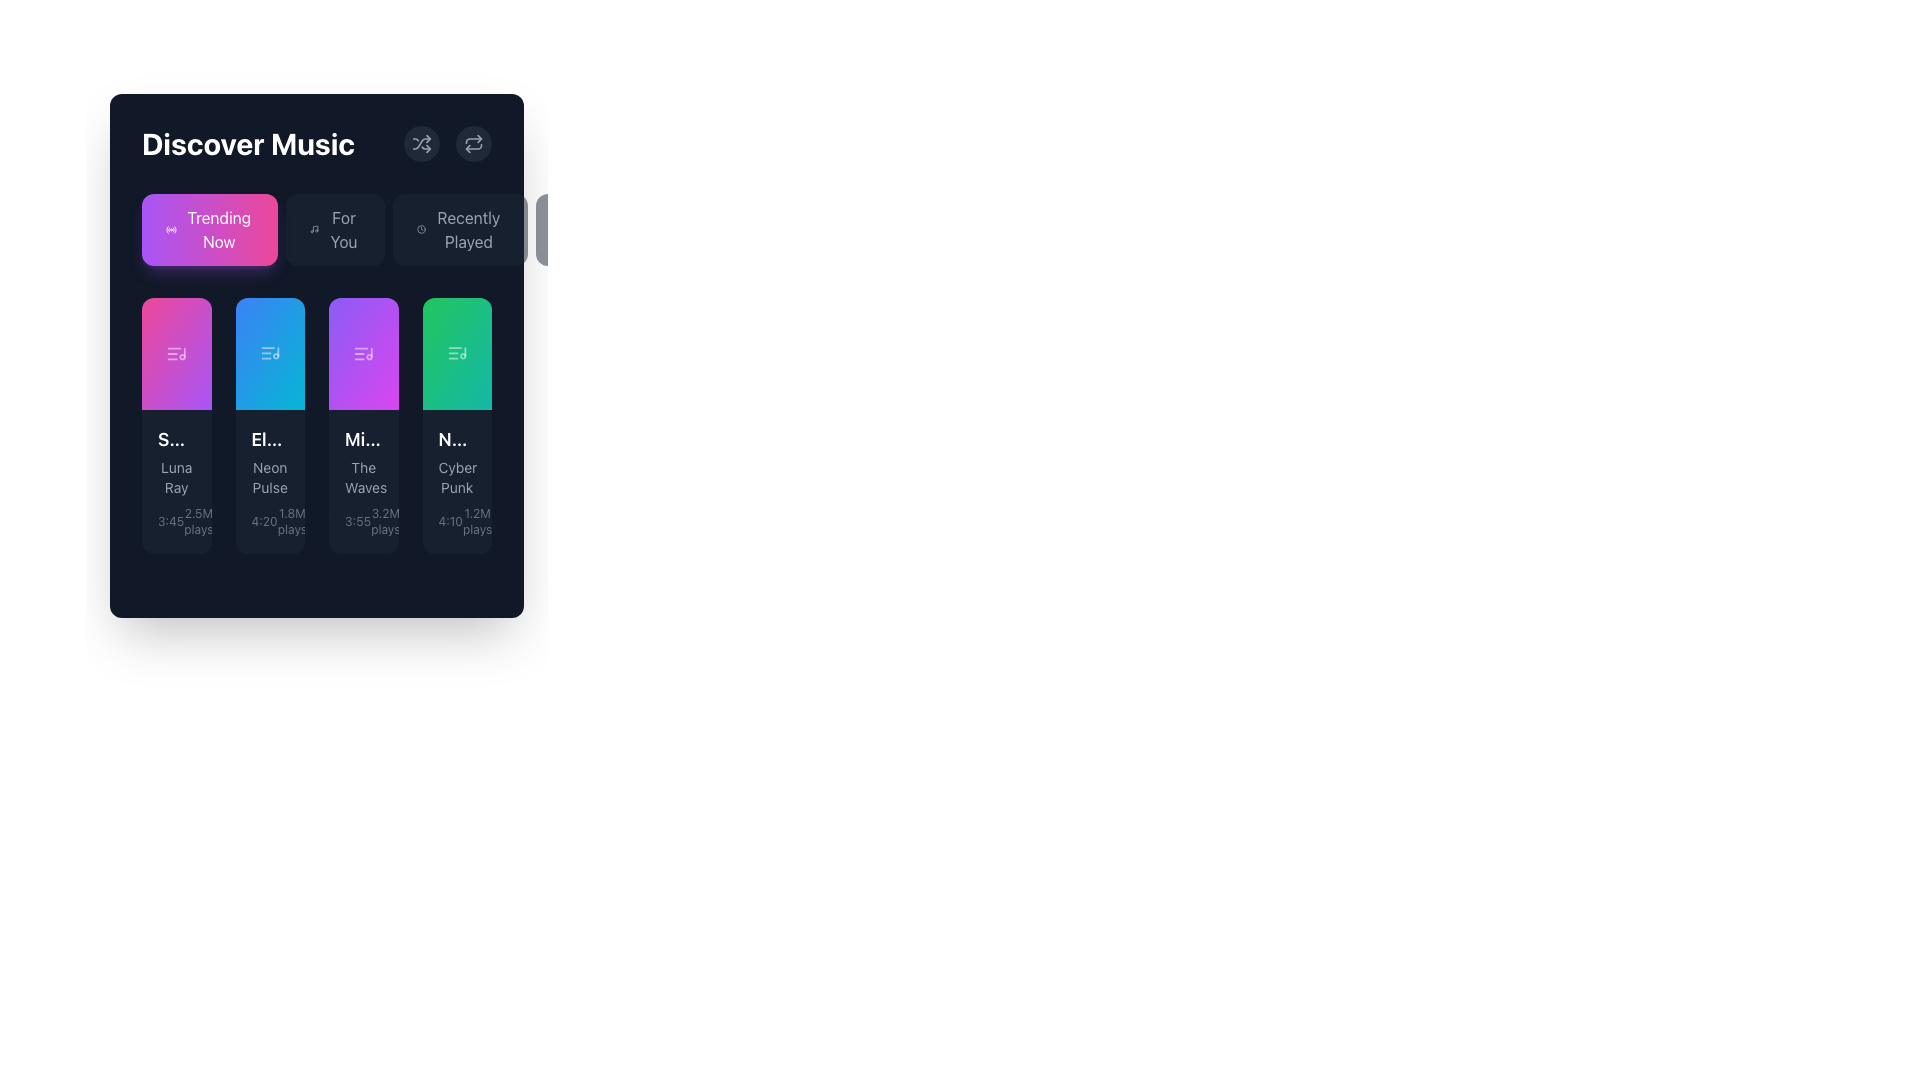 The width and height of the screenshot is (1920, 1080). What do you see at coordinates (171, 520) in the screenshot?
I see `the static text displaying the duration of the song 'Luna Ray' in the 'Trending Now' section of the 'Discover Music' interface` at bounding box center [171, 520].